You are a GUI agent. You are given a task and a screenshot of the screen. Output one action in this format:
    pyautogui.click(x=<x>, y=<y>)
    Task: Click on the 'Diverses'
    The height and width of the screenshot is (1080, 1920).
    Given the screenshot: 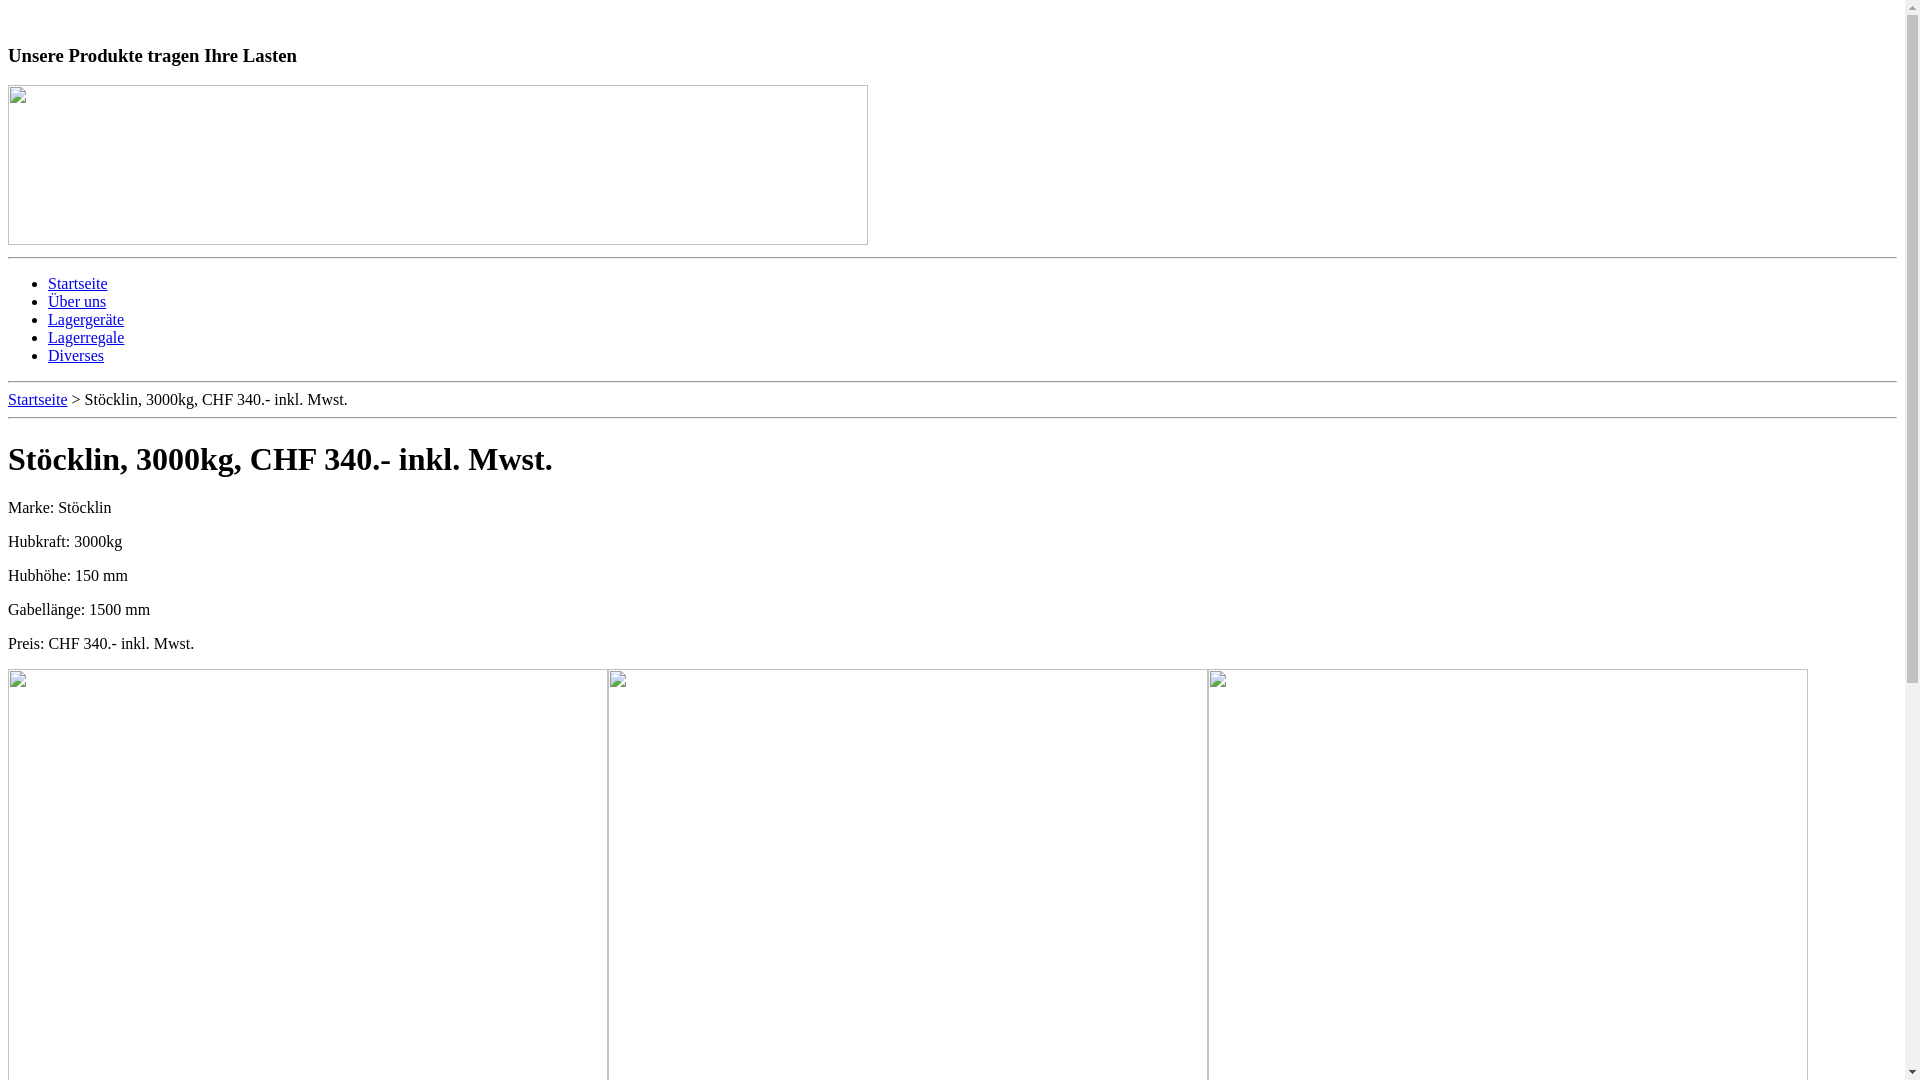 What is the action you would take?
    pyautogui.click(x=76, y=354)
    